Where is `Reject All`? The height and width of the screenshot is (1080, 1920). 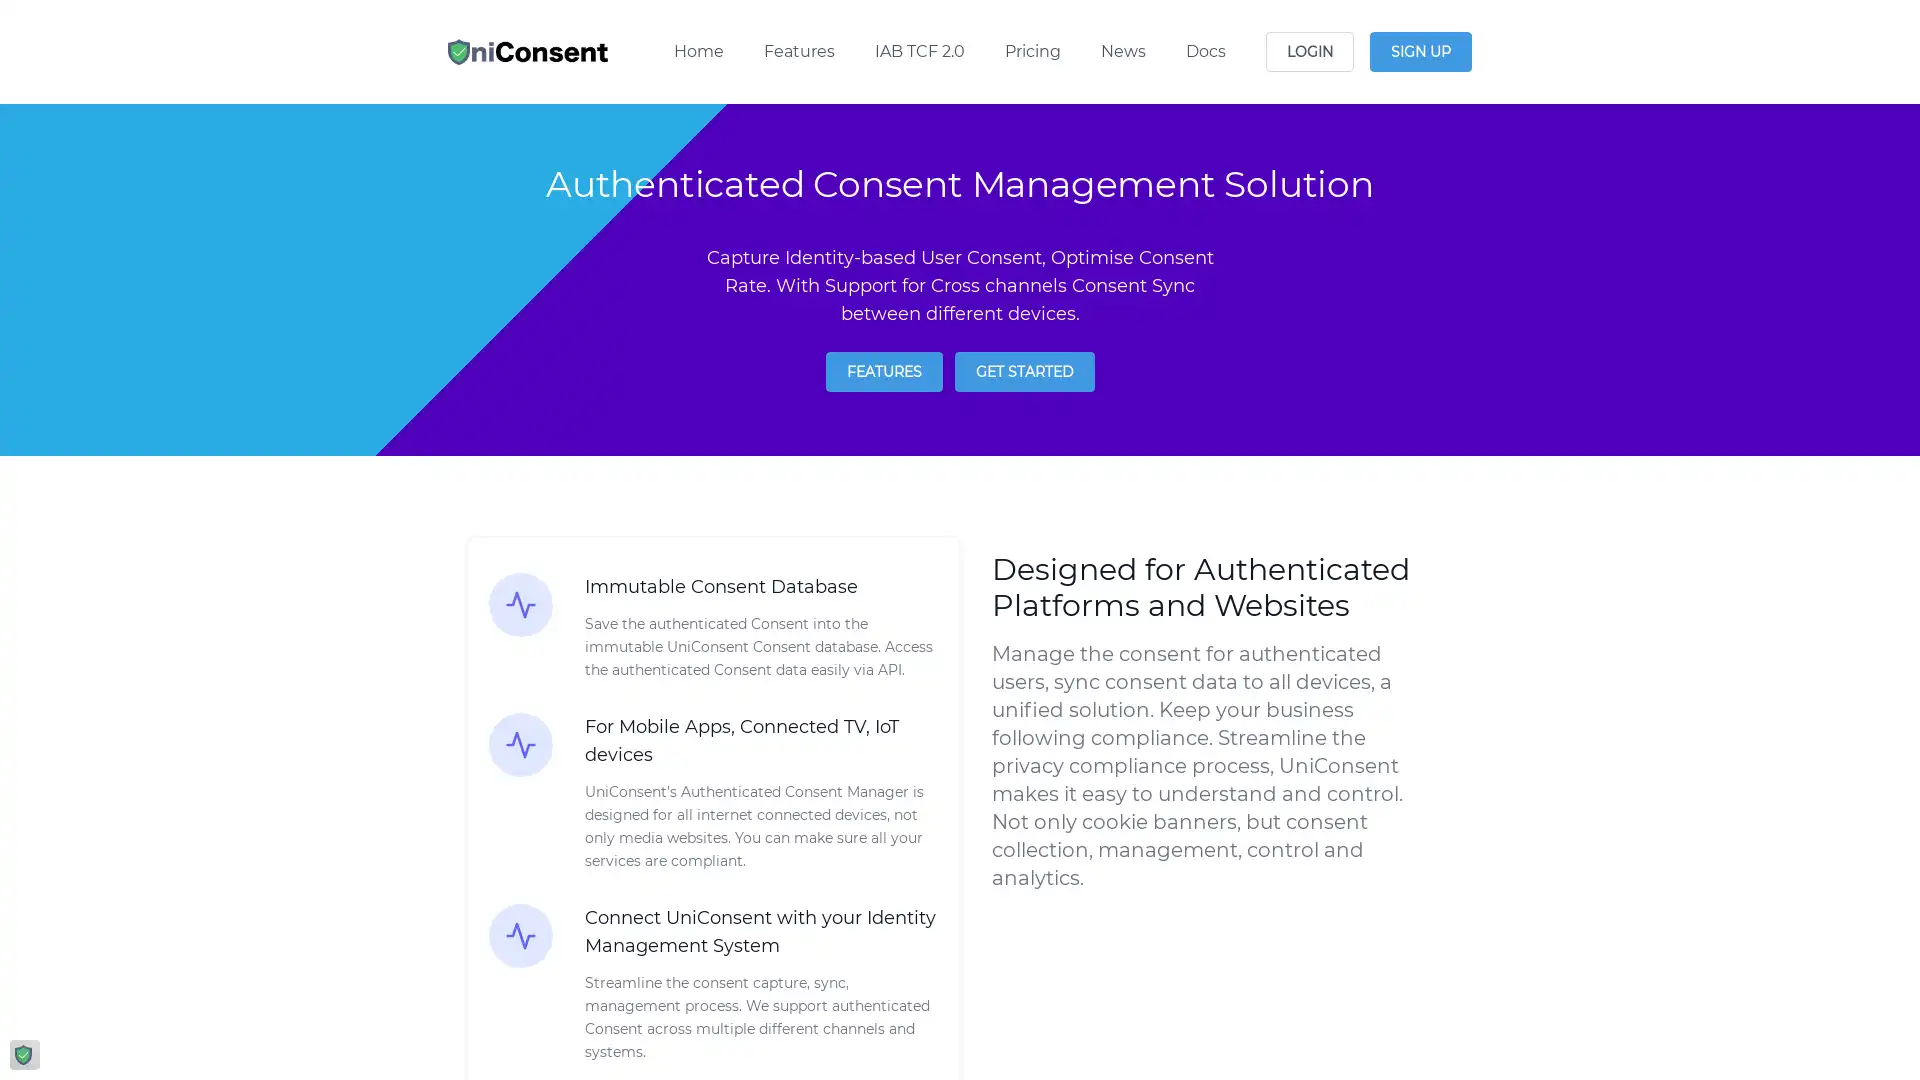
Reject All is located at coordinates (281, 1043).